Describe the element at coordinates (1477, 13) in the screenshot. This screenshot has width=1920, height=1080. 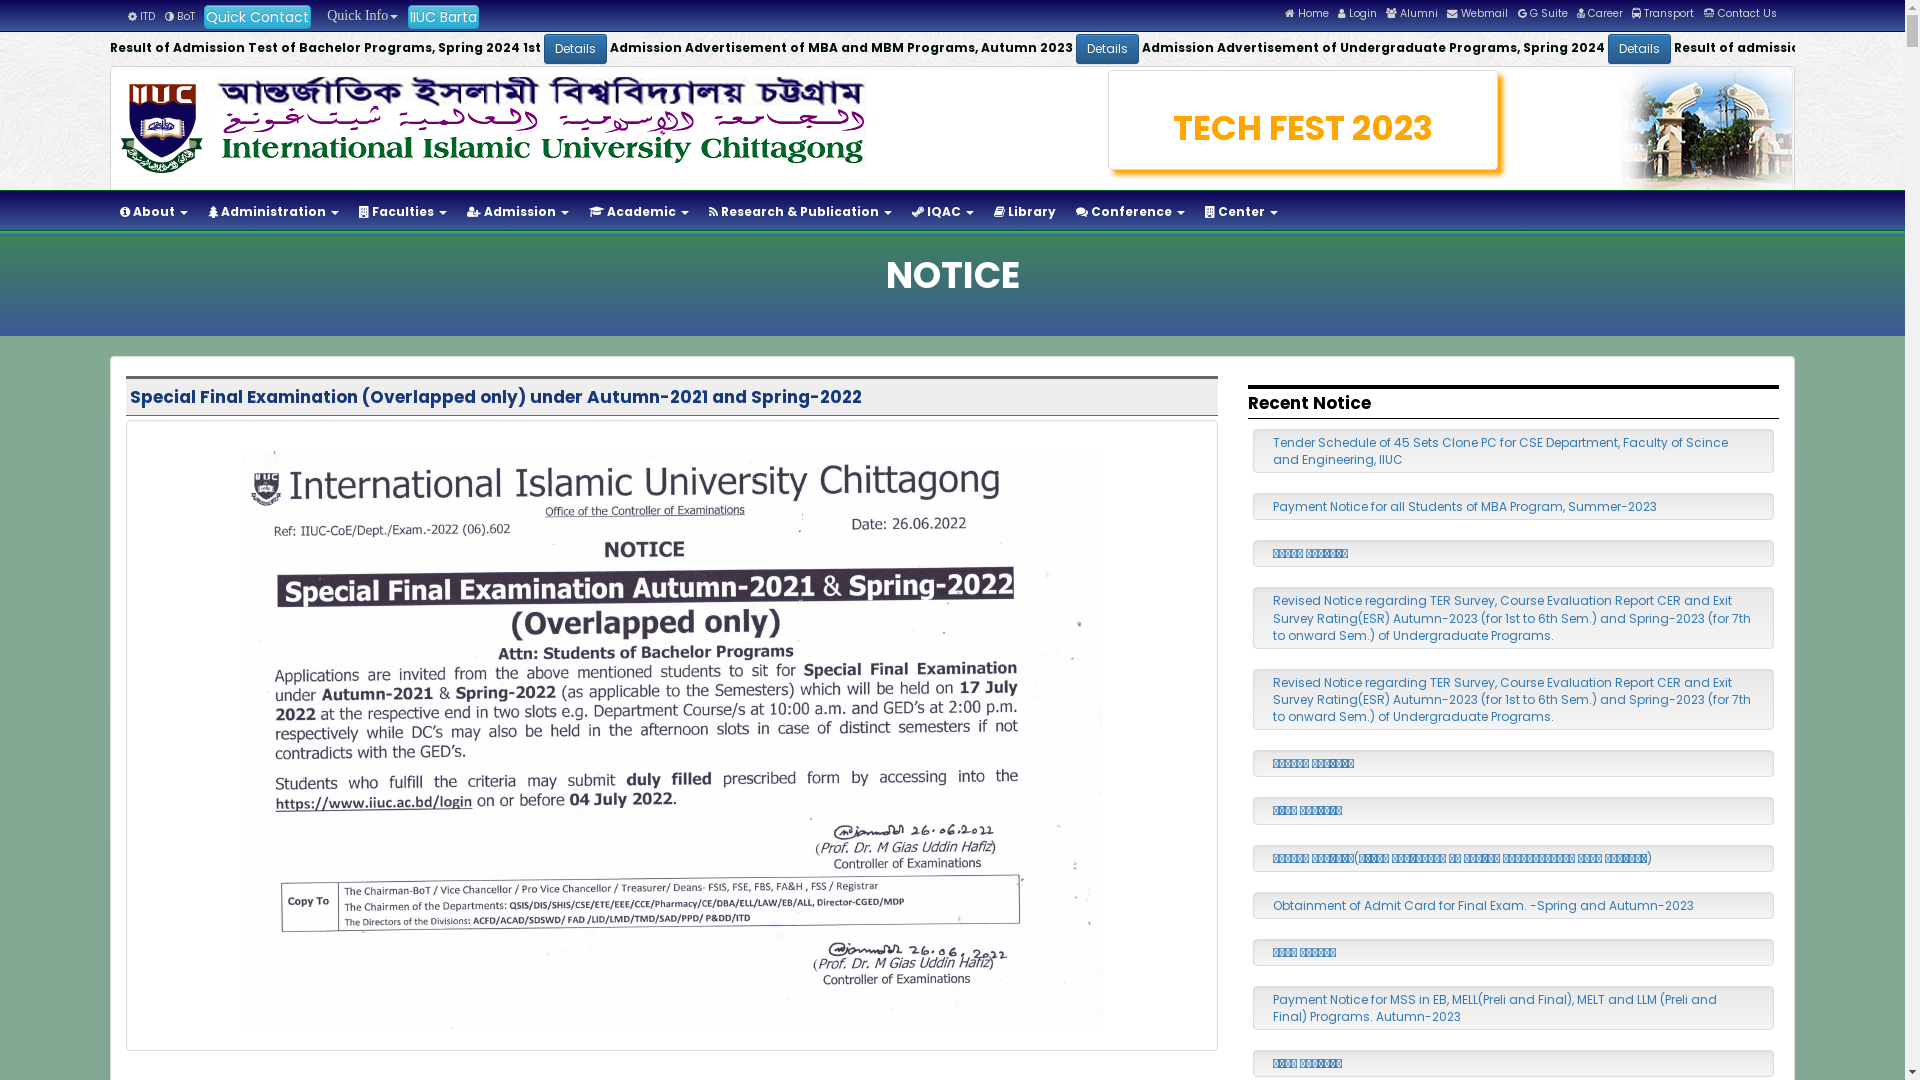
I see `'Webmail'` at that location.